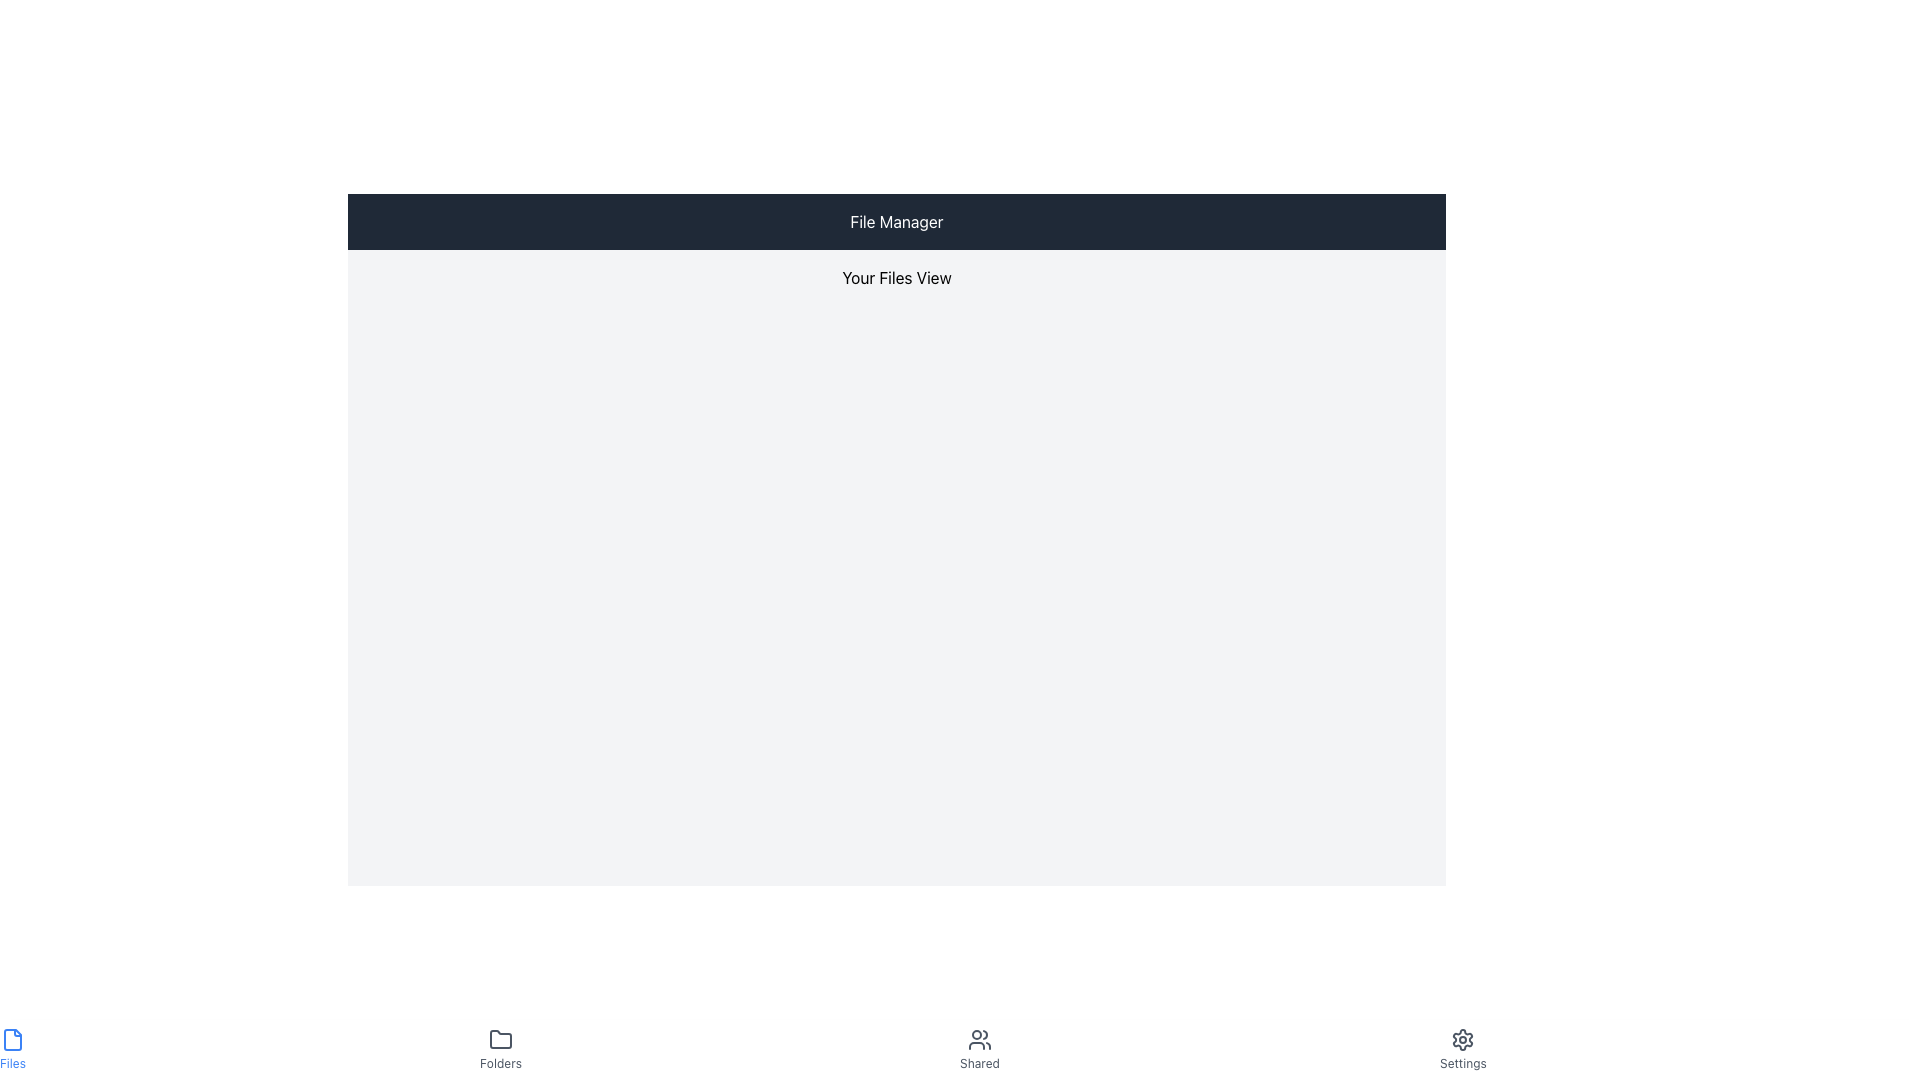 This screenshot has width=1920, height=1080. Describe the element at coordinates (979, 1039) in the screenshot. I see `the navigation icon for accessing the 'Shared' section of the application` at that location.